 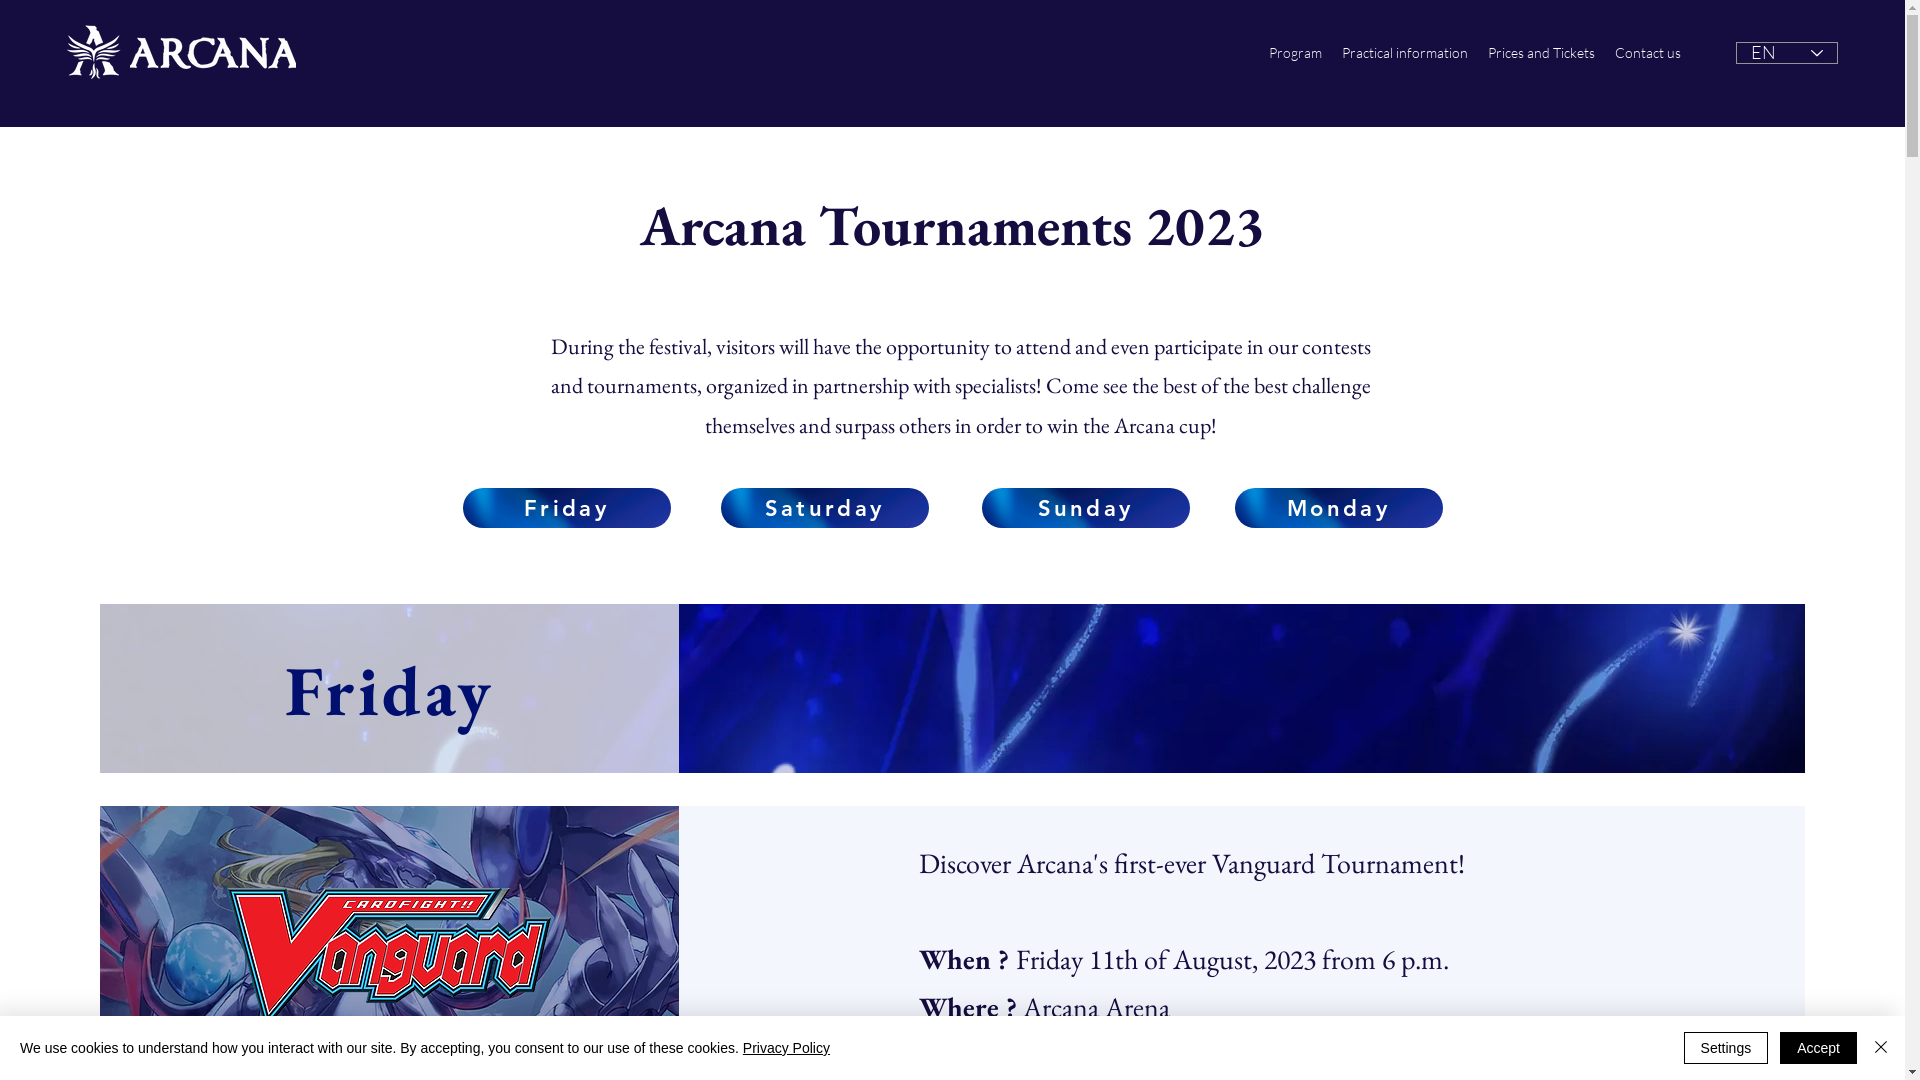 What do you see at coordinates (1683, 1047) in the screenshot?
I see `'Settings'` at bounding box center [1683, 1047].